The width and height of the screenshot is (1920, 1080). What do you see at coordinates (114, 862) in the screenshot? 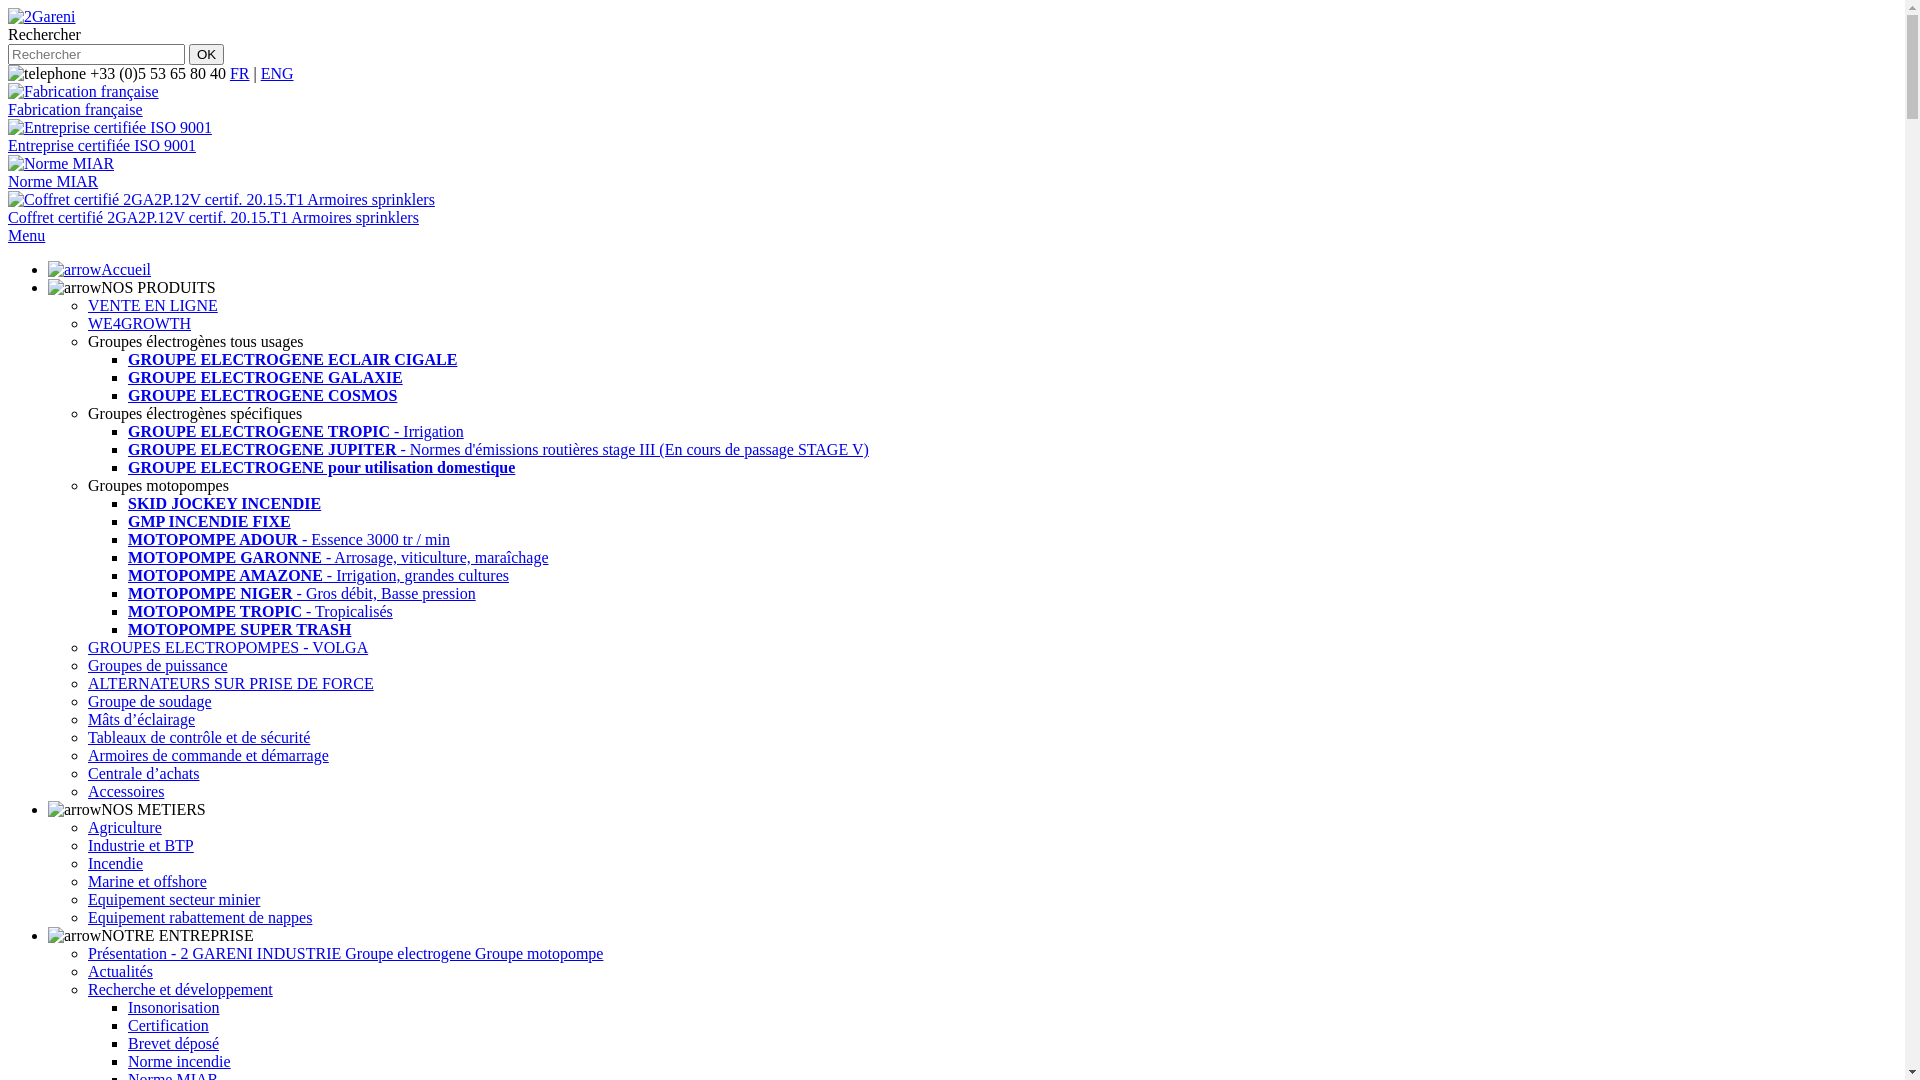
I see `'Incendie'` at bounding box center [114, 862].